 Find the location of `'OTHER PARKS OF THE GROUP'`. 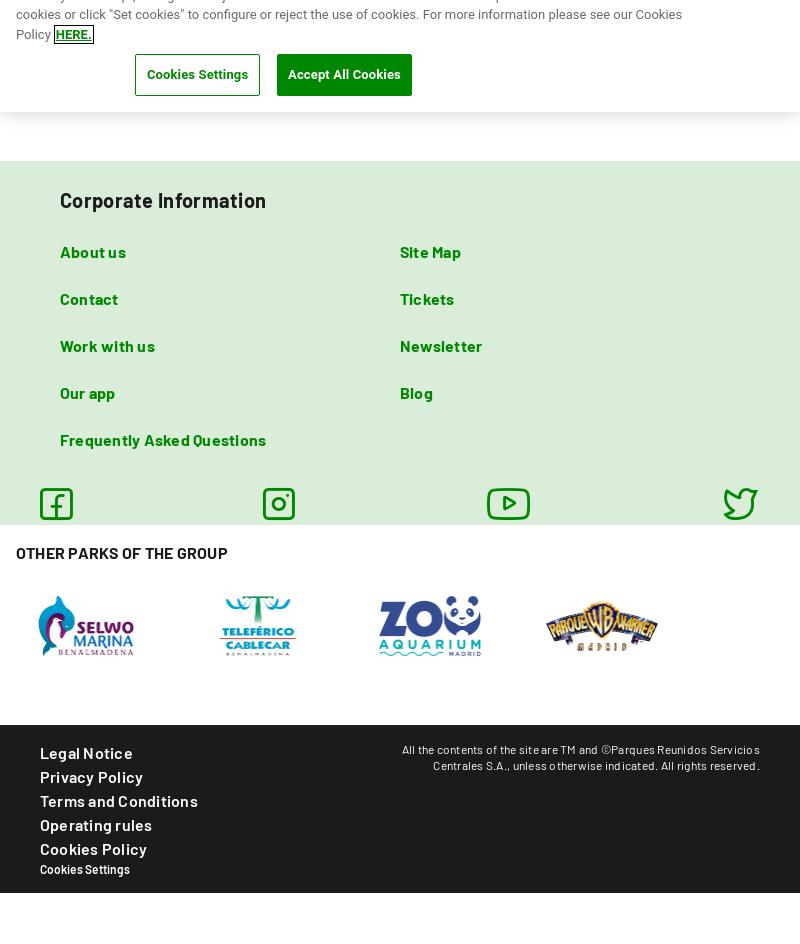

'OTHER PARKS OF THE GROUP' is located at coordinates (120, 550).